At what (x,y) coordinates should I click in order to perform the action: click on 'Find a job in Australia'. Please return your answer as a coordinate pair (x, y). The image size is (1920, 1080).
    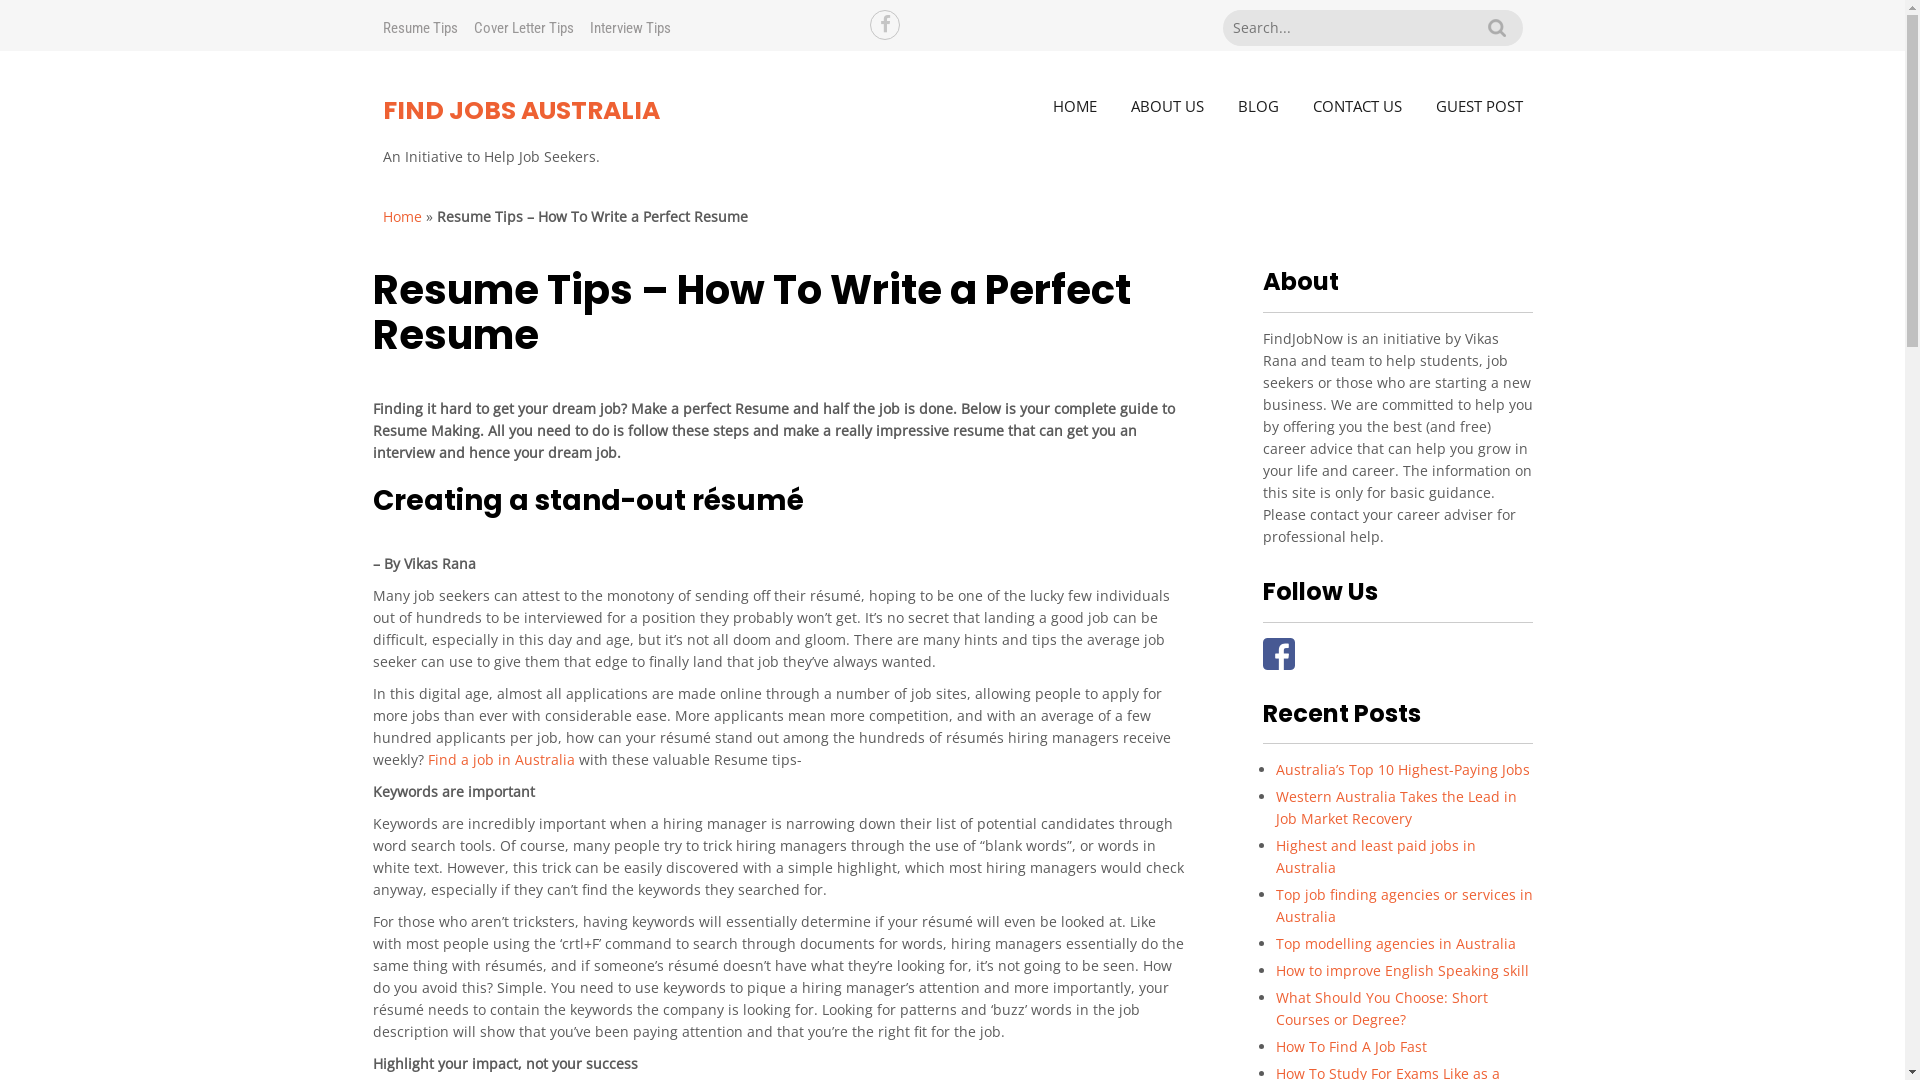
    Looking at the image, I should click on (426, 759).